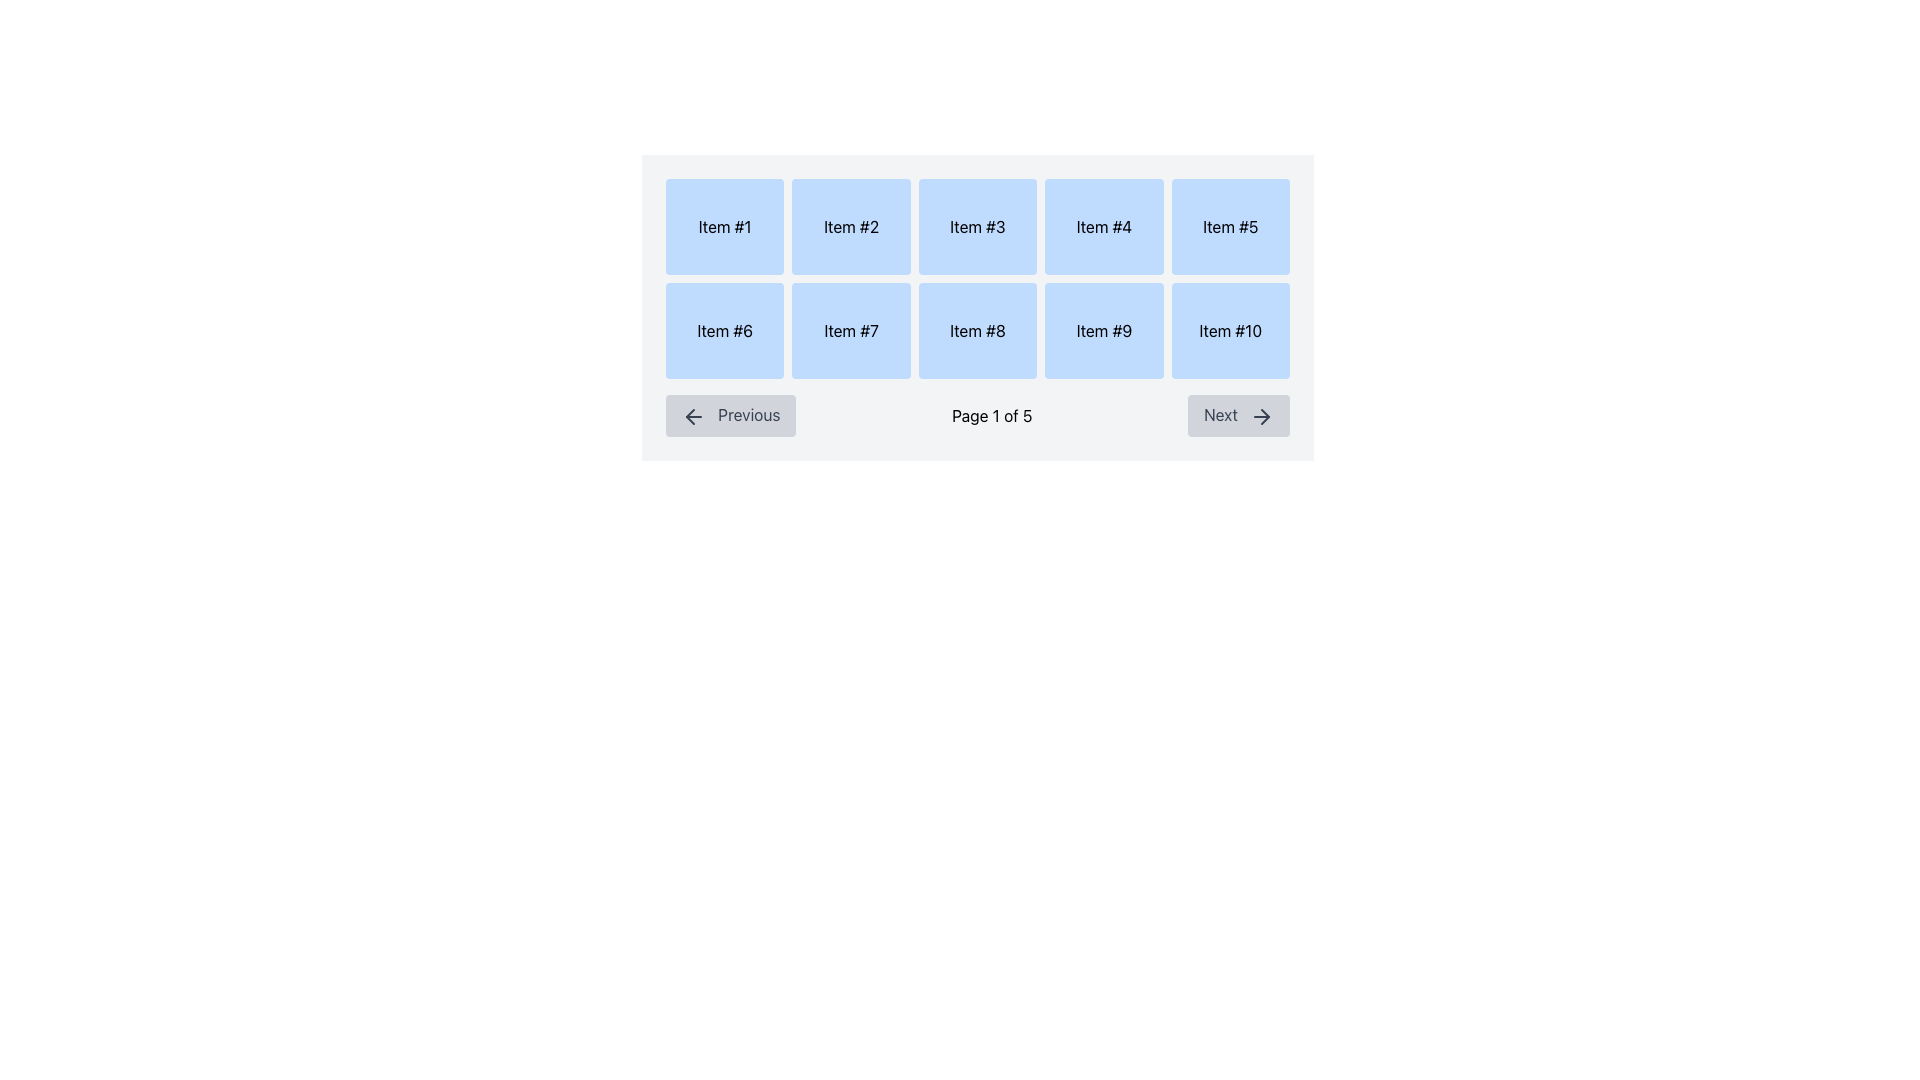 The height and width of the screenshot is (1080, 1920). I want to click on the text label displaying 'Item #6', so click(724, 330).